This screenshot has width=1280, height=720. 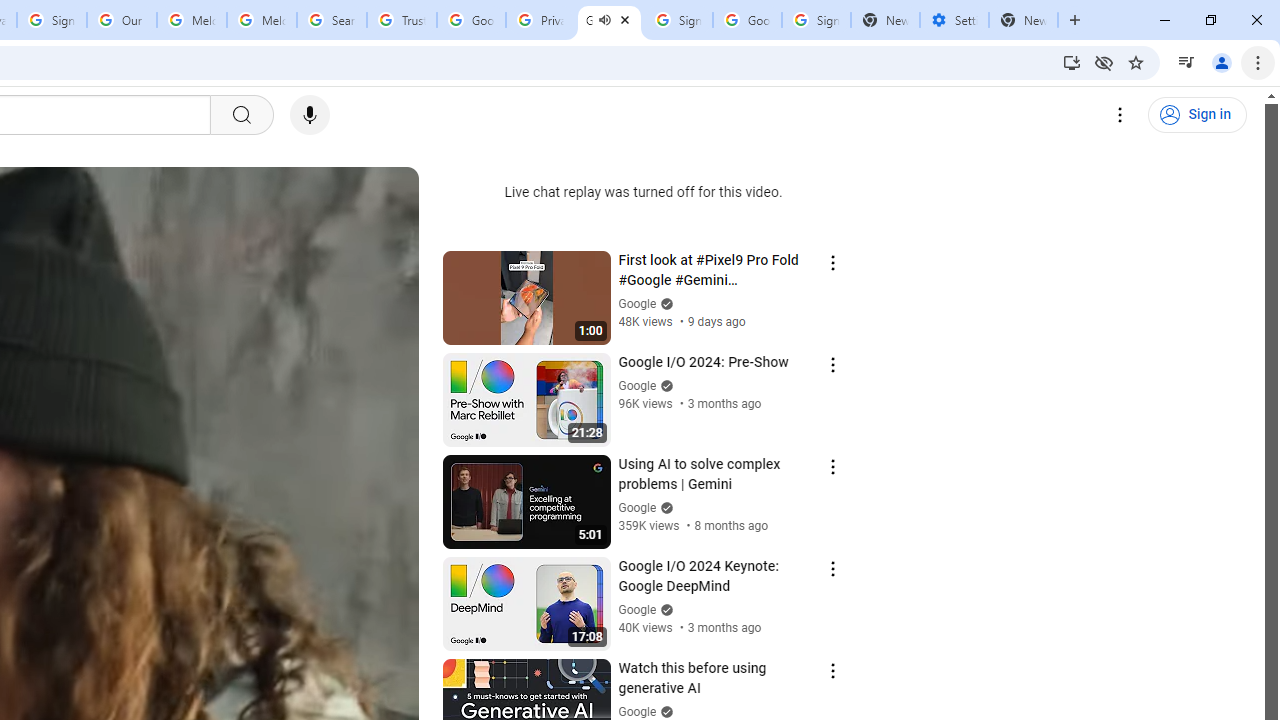 I want to click on 'Verified', so click(x=664, y=710).